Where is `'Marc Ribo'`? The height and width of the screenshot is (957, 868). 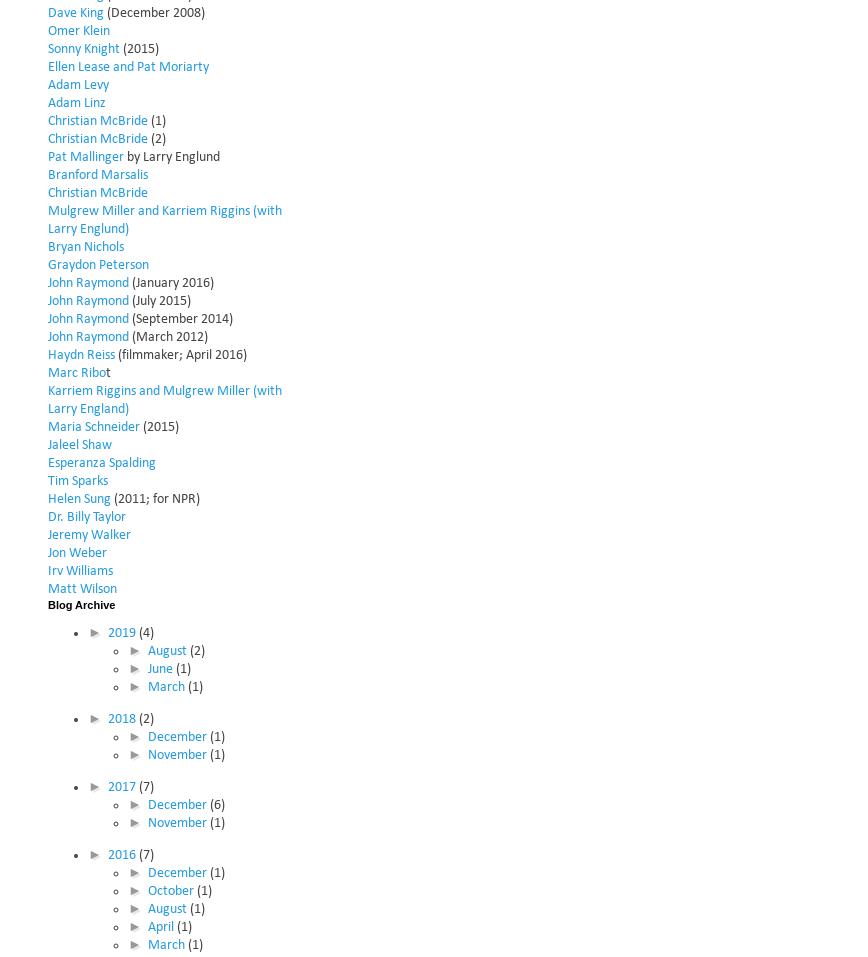 'Marc Ribo' is located at coordinates (76, 372).